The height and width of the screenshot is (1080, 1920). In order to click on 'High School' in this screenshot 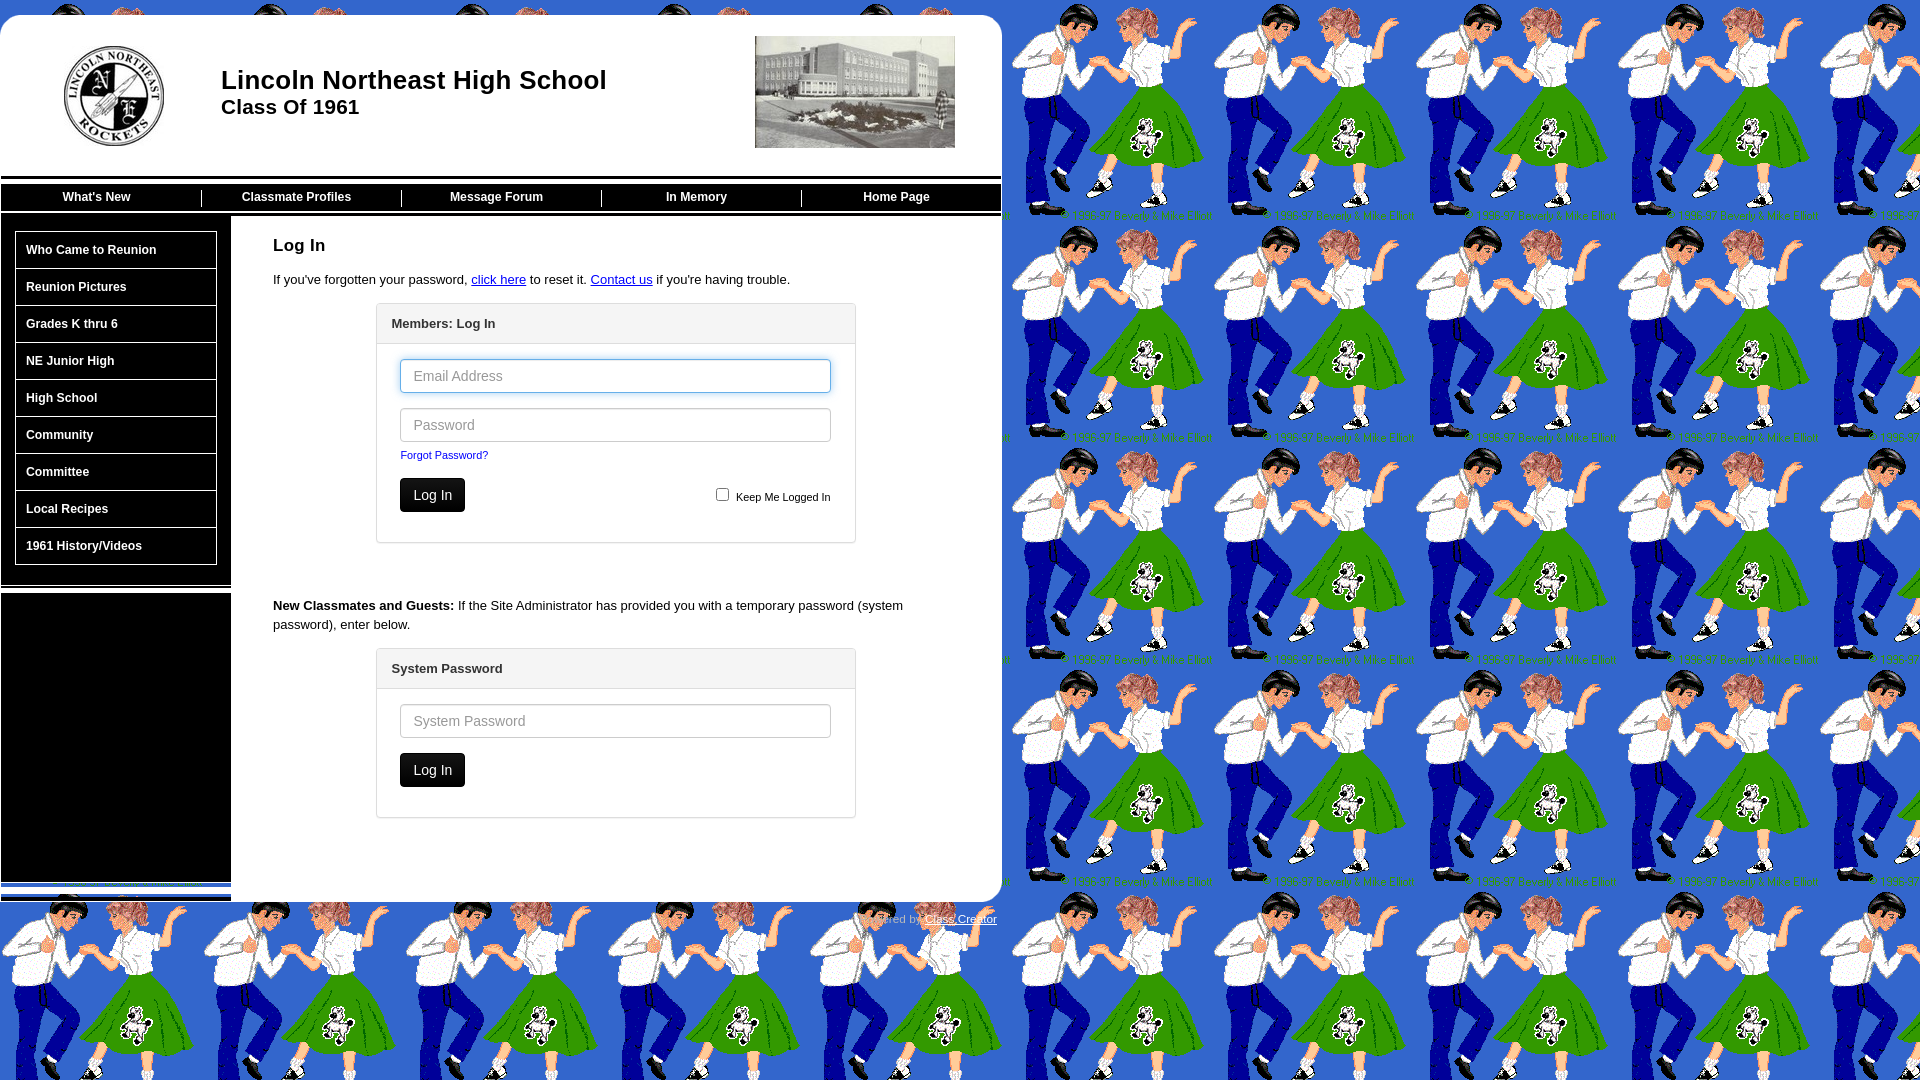, I will do `click(114, 398)`.